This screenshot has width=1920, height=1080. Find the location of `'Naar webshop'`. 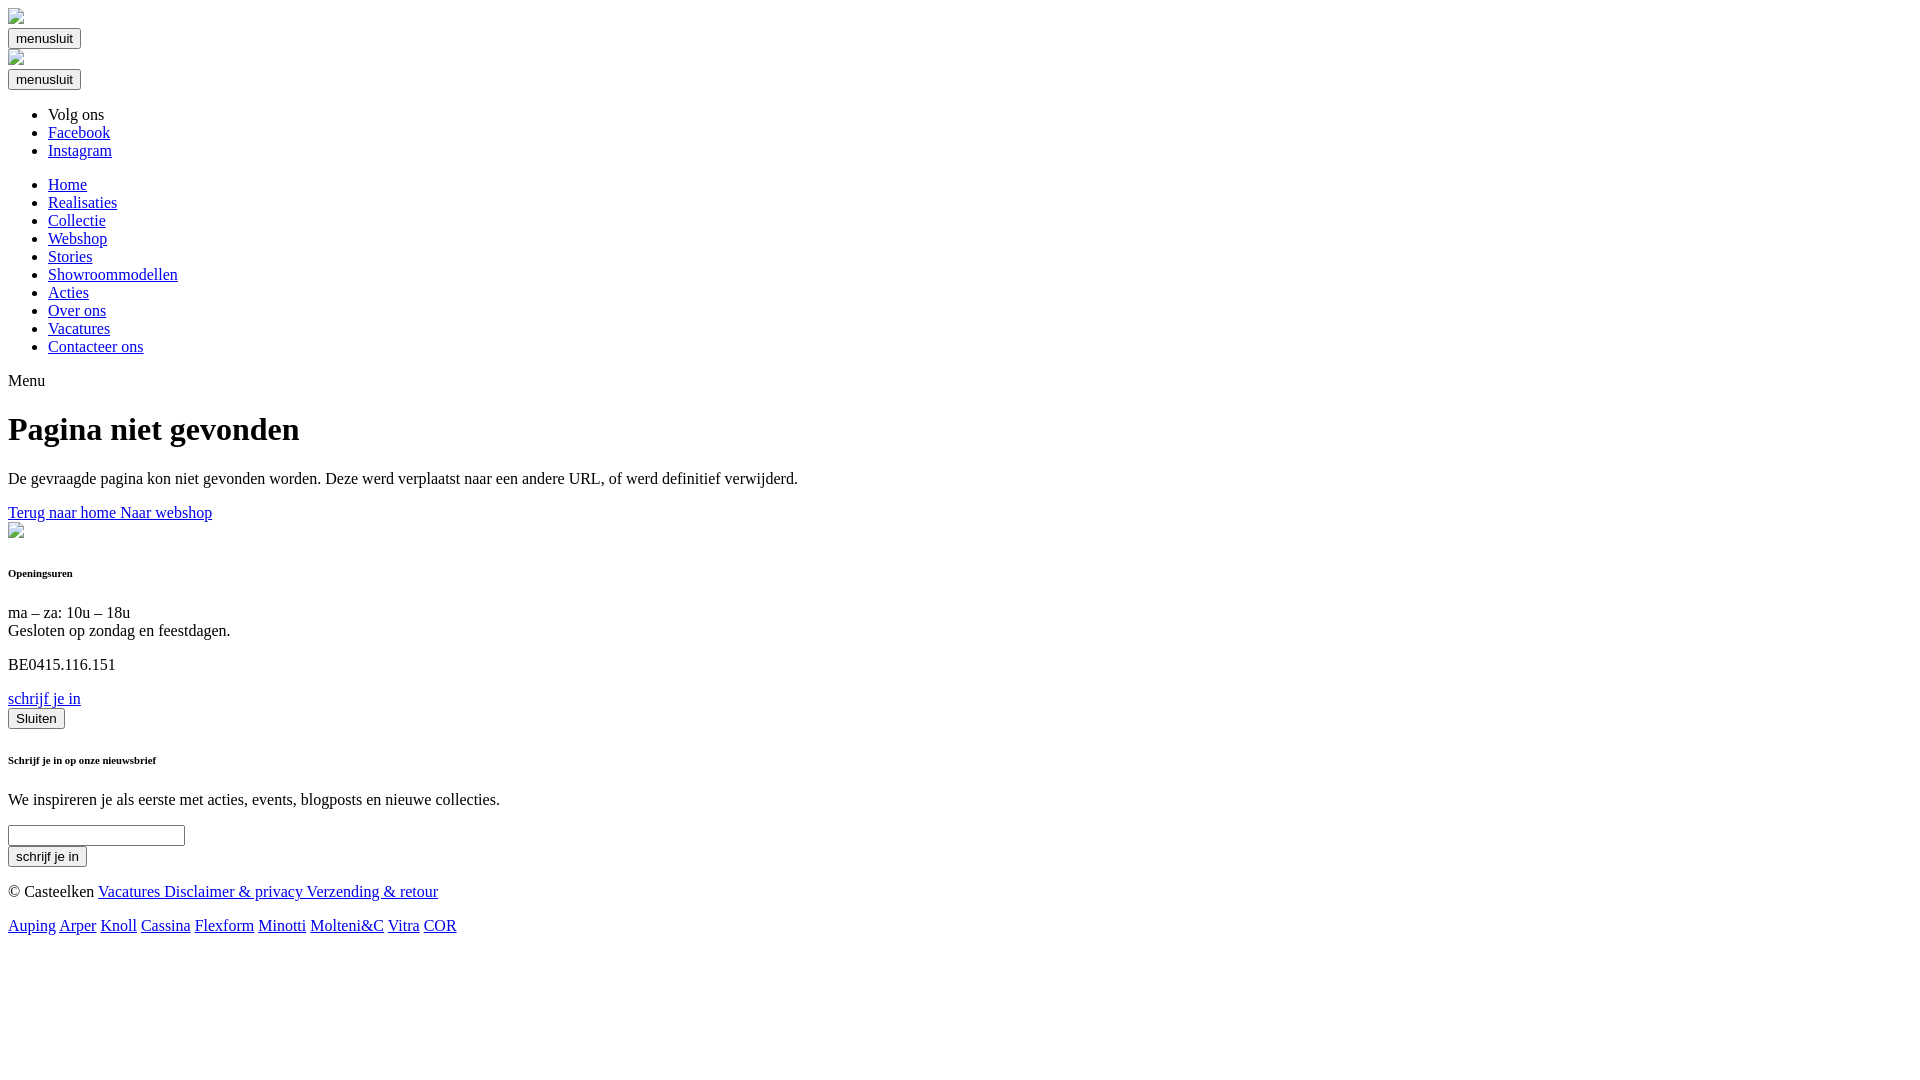

'Naar webshop' is located at coordinates (119, 511).